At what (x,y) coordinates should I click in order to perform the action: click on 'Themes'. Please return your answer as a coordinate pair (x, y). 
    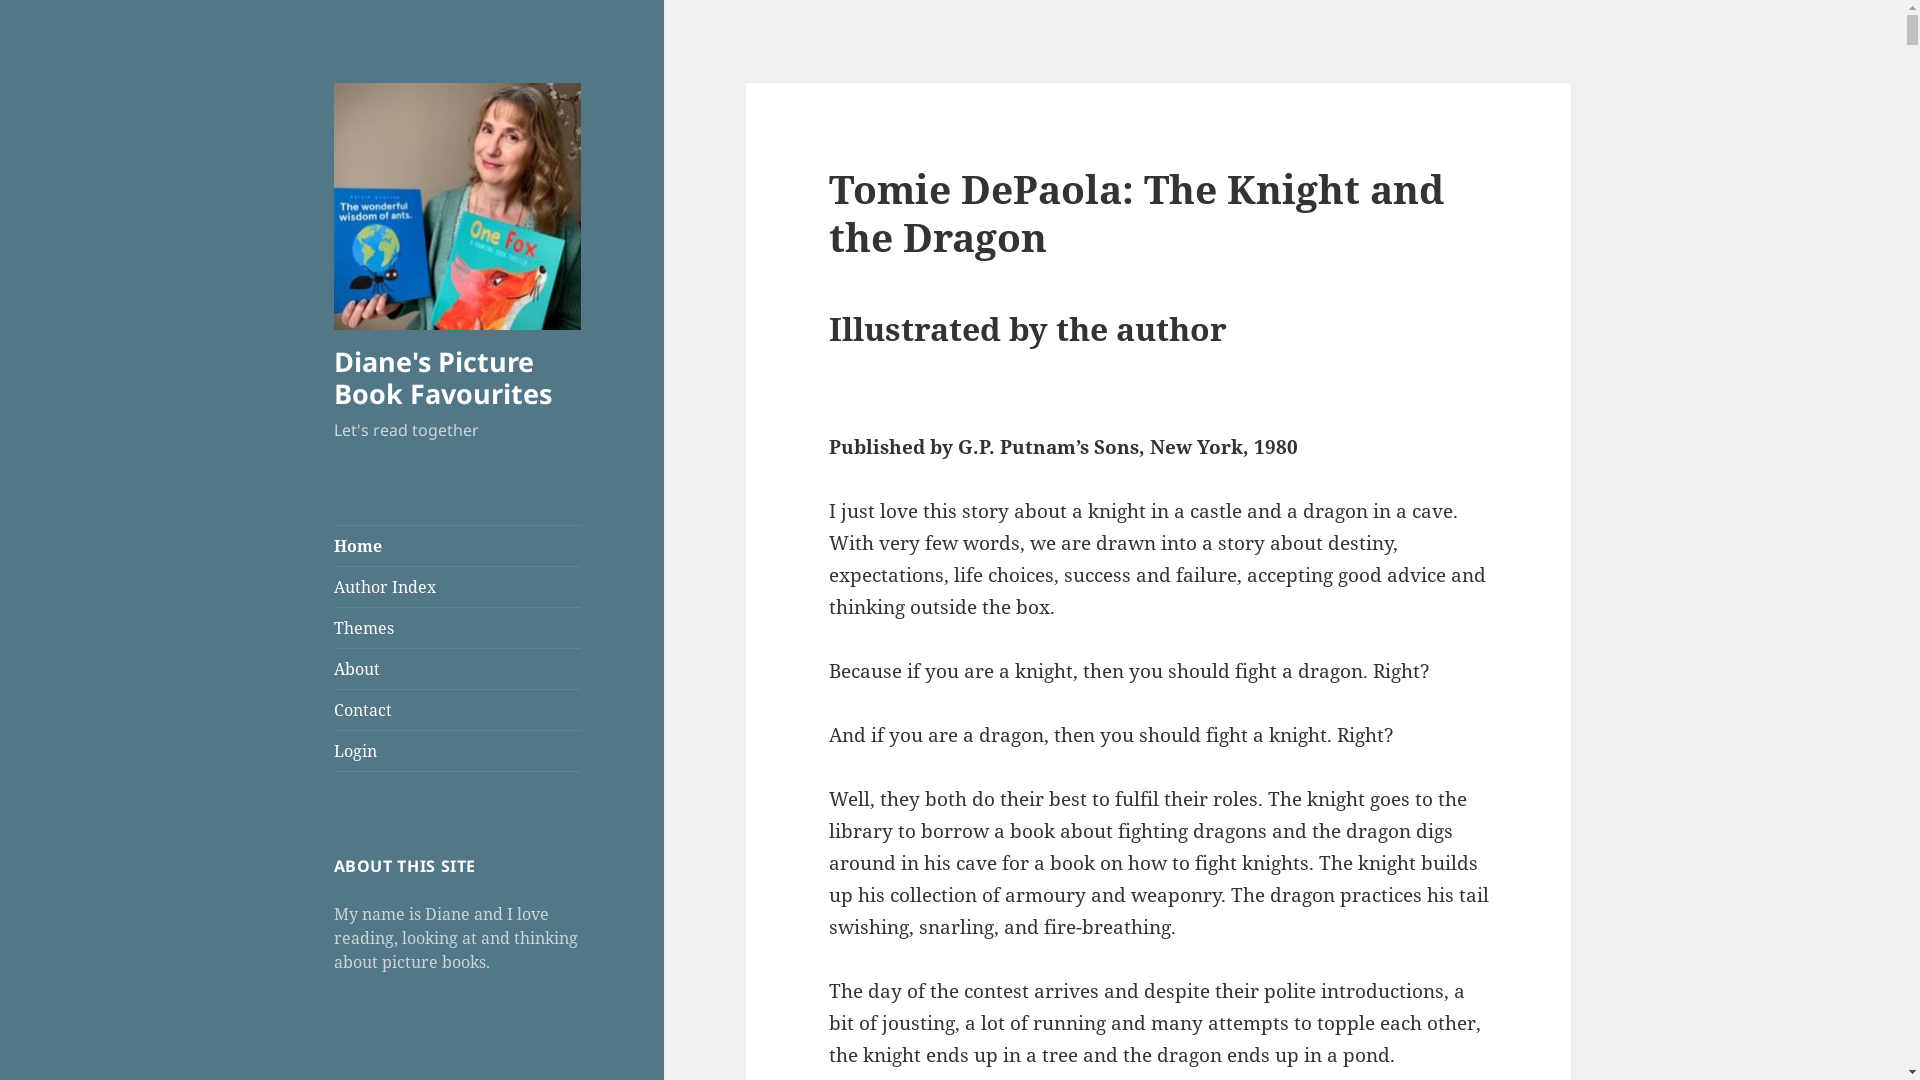
    Looking at the image, I should click on (456, 627).